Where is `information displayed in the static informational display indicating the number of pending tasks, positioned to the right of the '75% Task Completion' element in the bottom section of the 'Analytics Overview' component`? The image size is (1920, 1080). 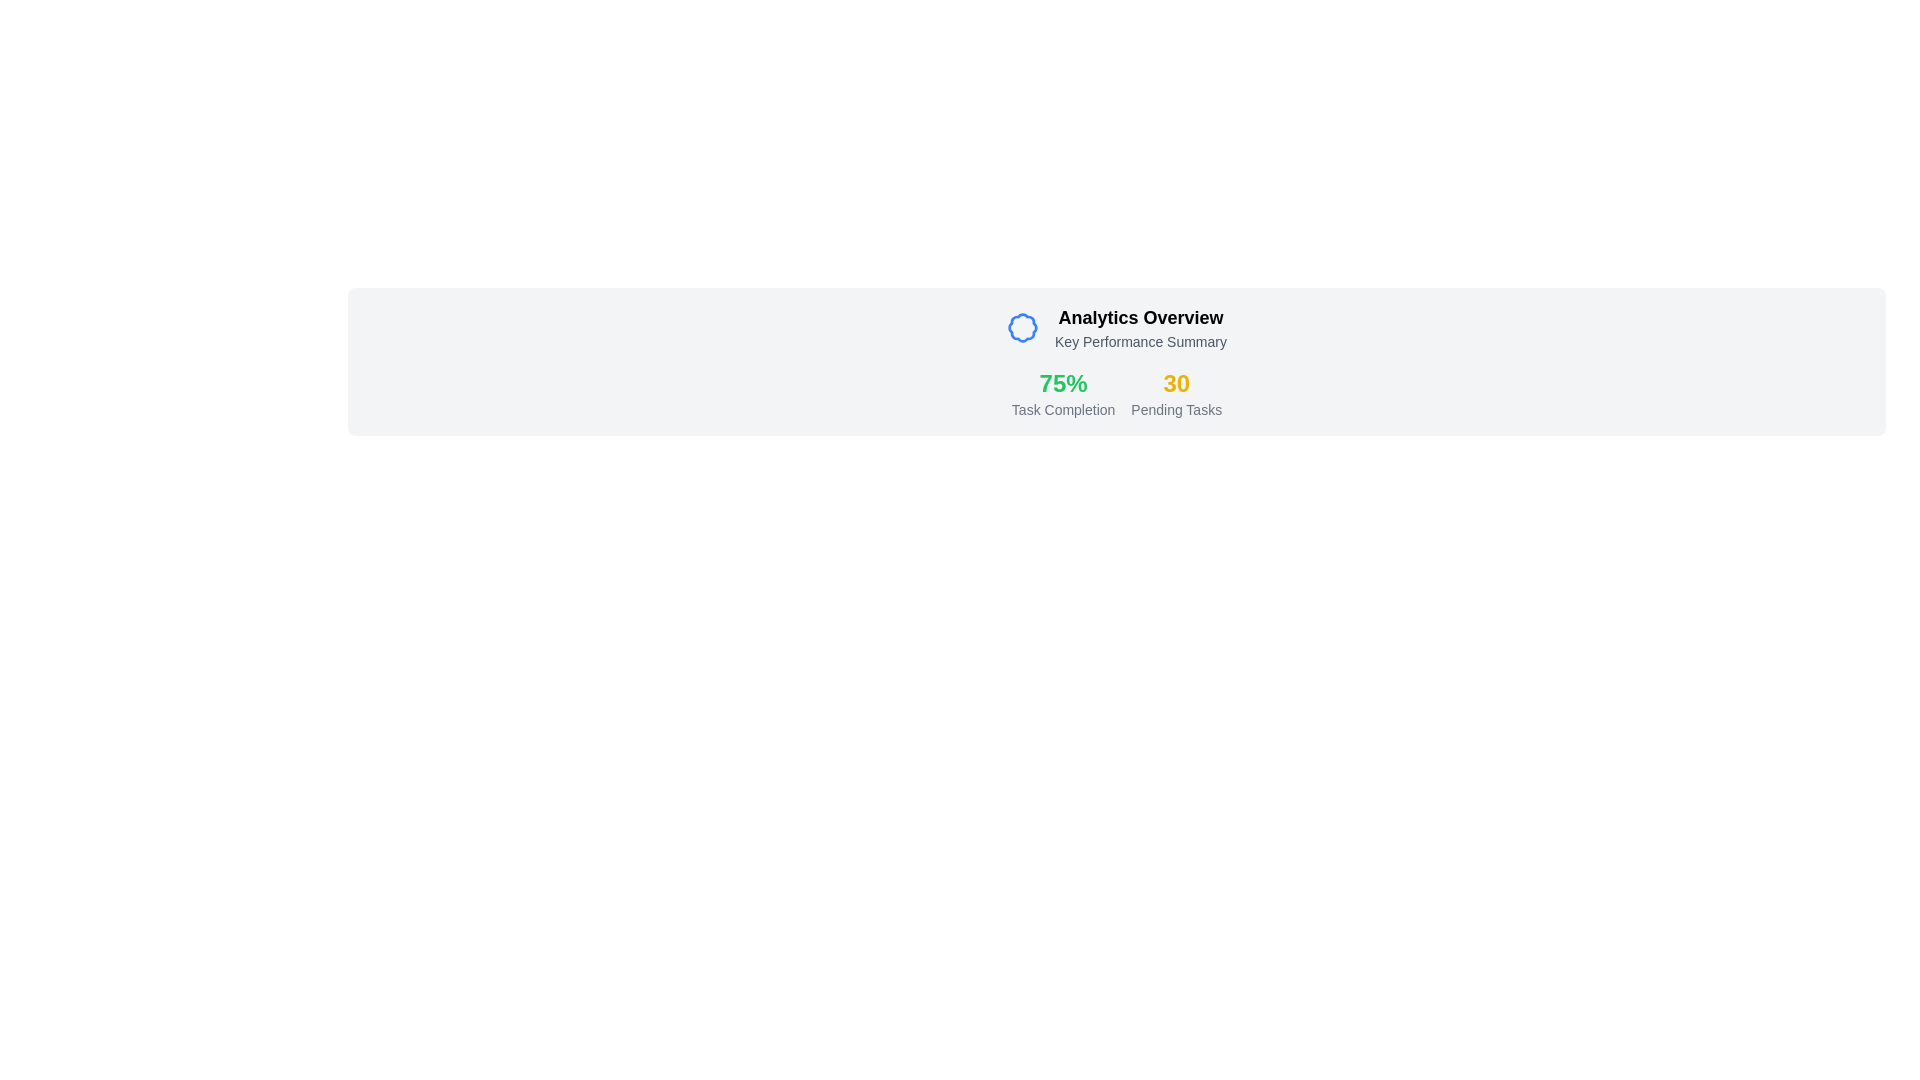
information displayed in the static informational display indicating the number of pending tasks, positioned to the right of the '75% Task Completion' element in the bottom section of the 'Analytics Overview' component is located at coordinates (1176, 393).